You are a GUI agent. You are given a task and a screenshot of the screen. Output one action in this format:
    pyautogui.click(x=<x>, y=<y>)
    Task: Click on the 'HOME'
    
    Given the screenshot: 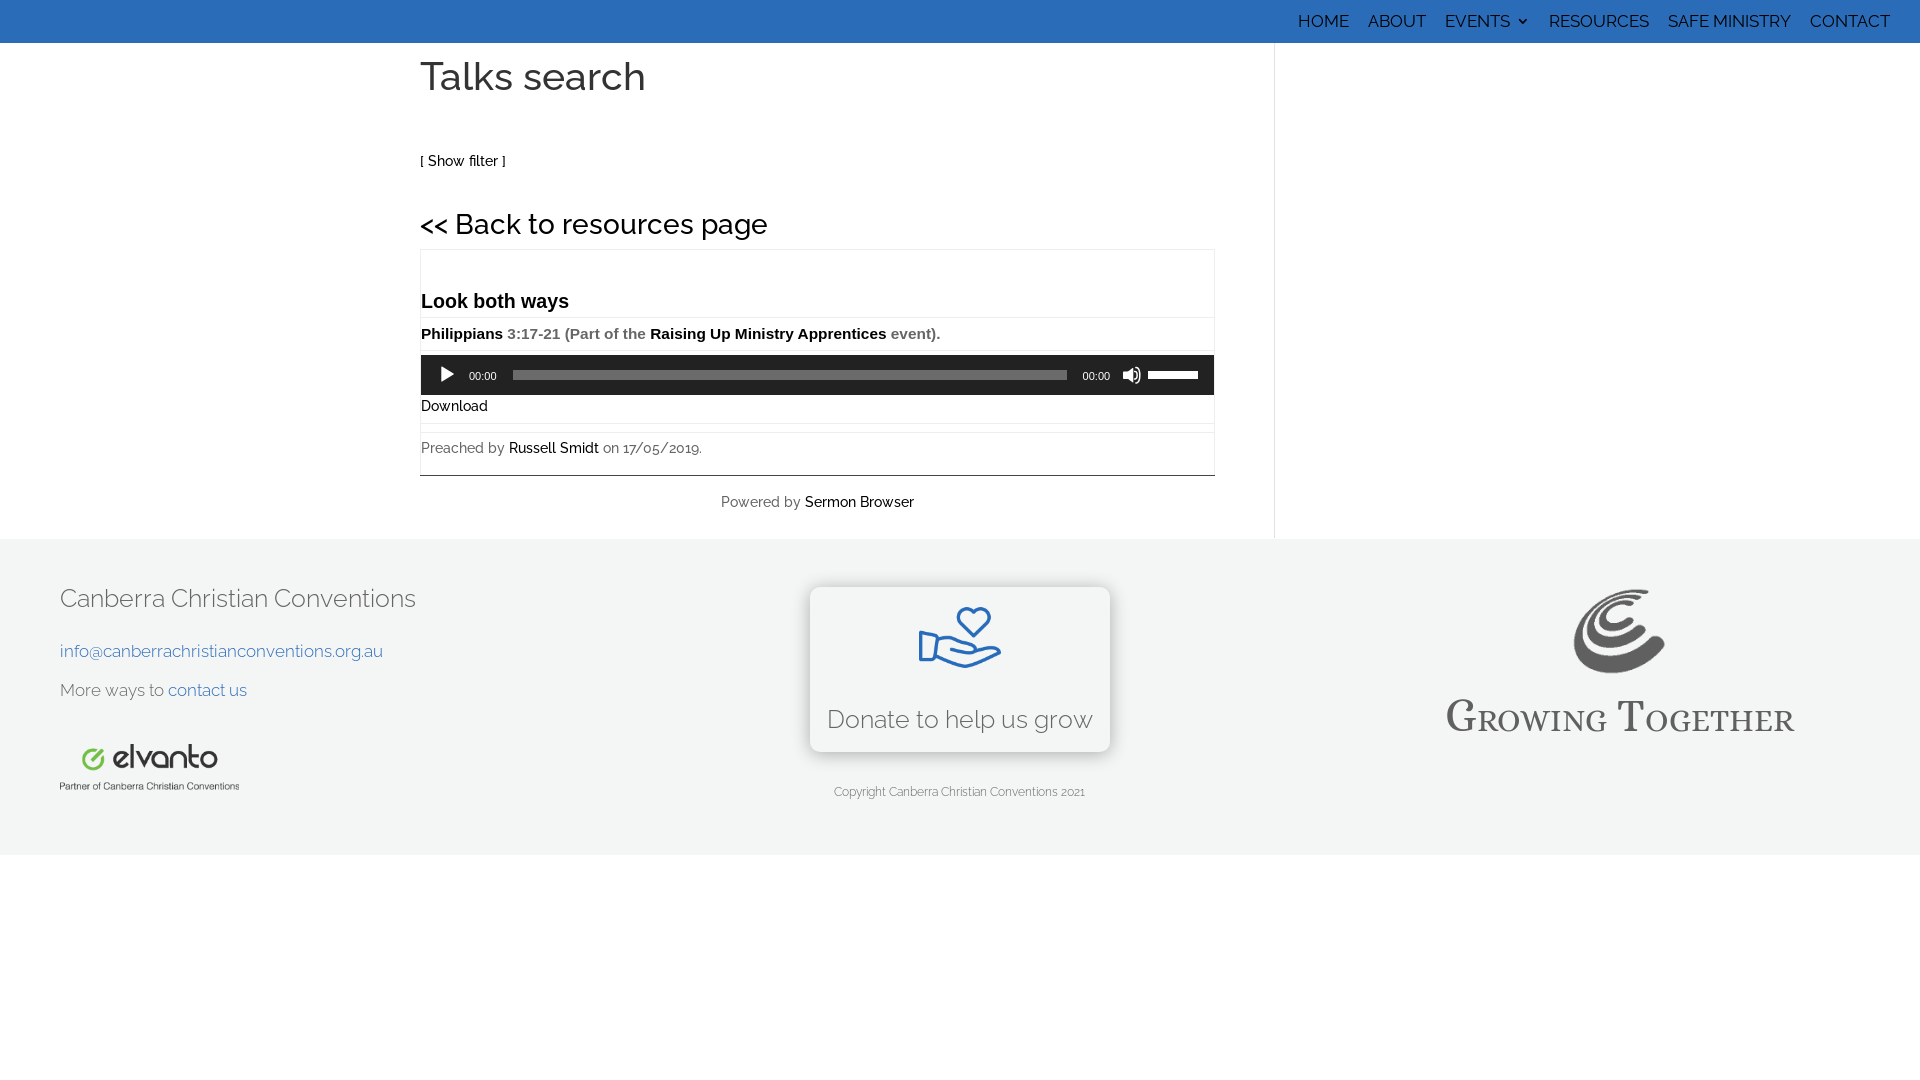 What is the action you would take?
    pyautogui.click(x=1323, y=27)
    